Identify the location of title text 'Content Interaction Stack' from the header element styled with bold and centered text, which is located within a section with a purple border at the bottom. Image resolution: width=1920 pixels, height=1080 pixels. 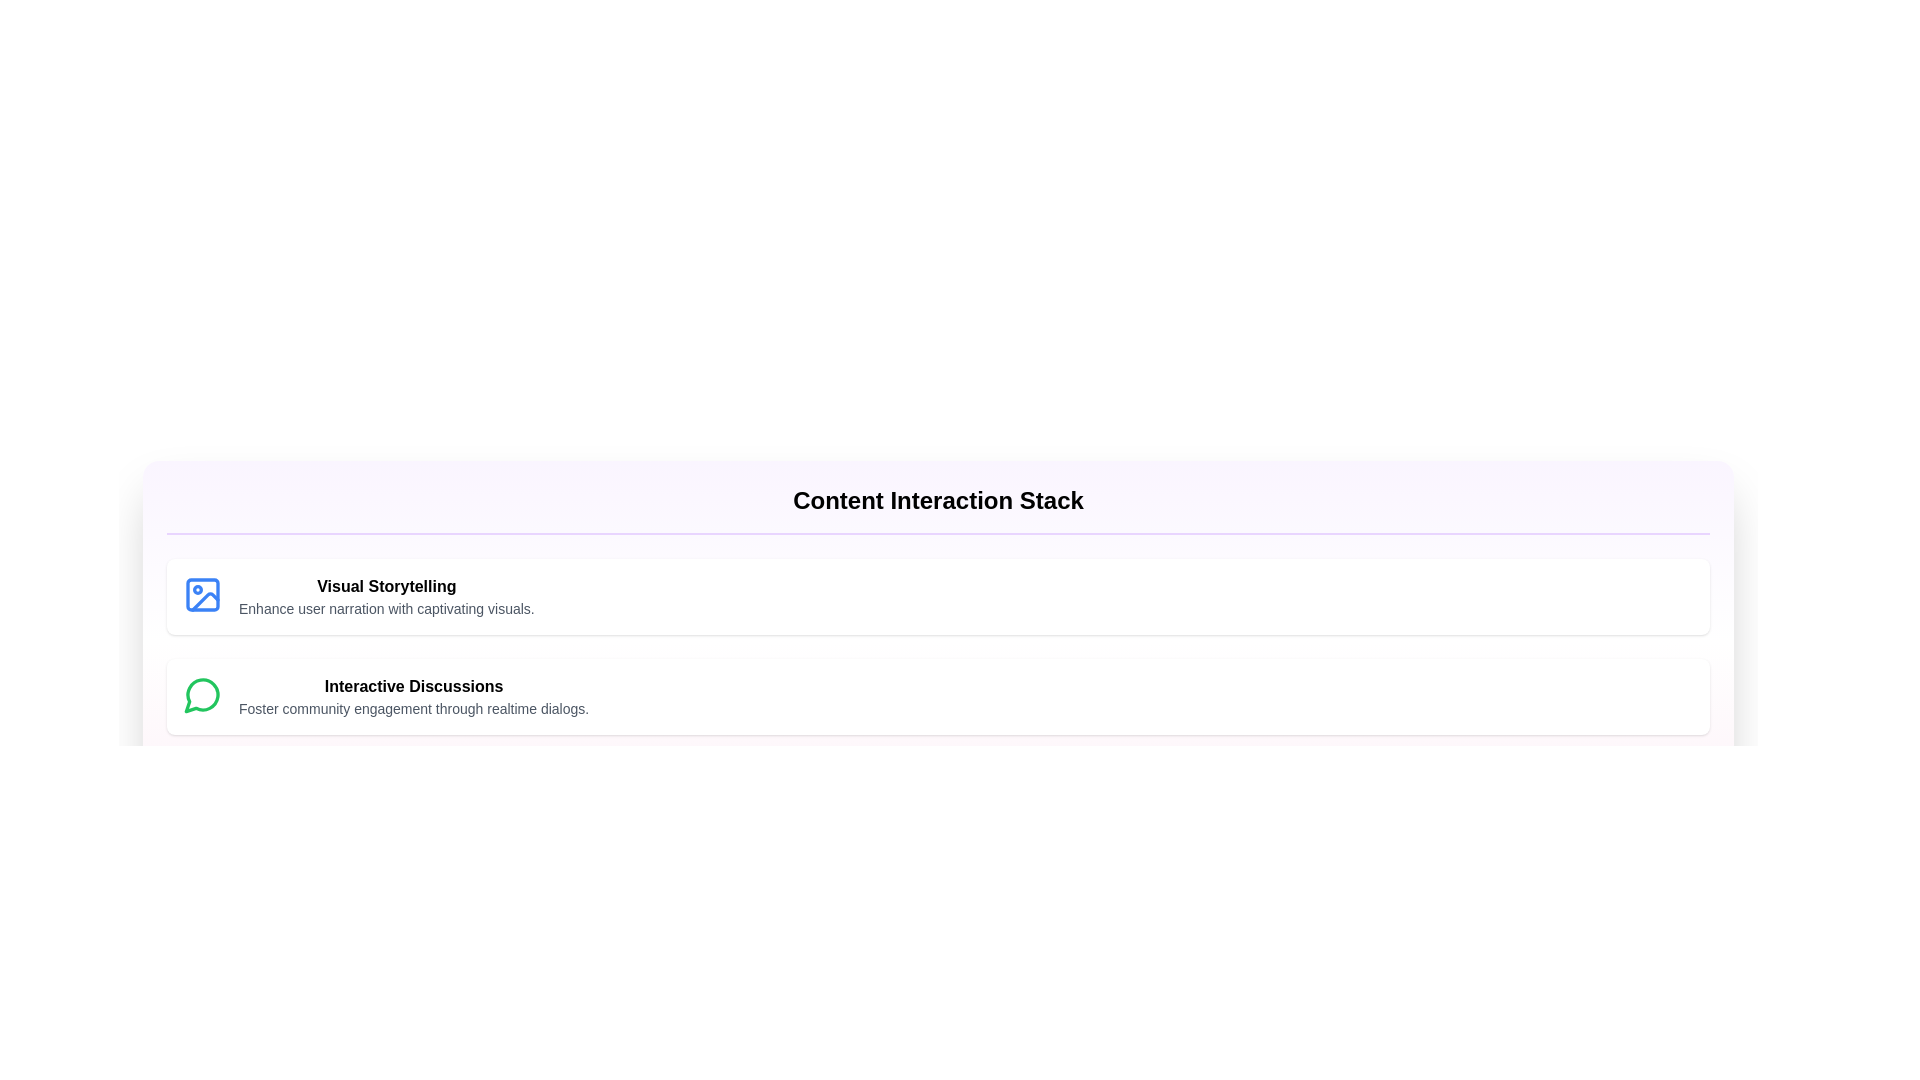
(937, 508).